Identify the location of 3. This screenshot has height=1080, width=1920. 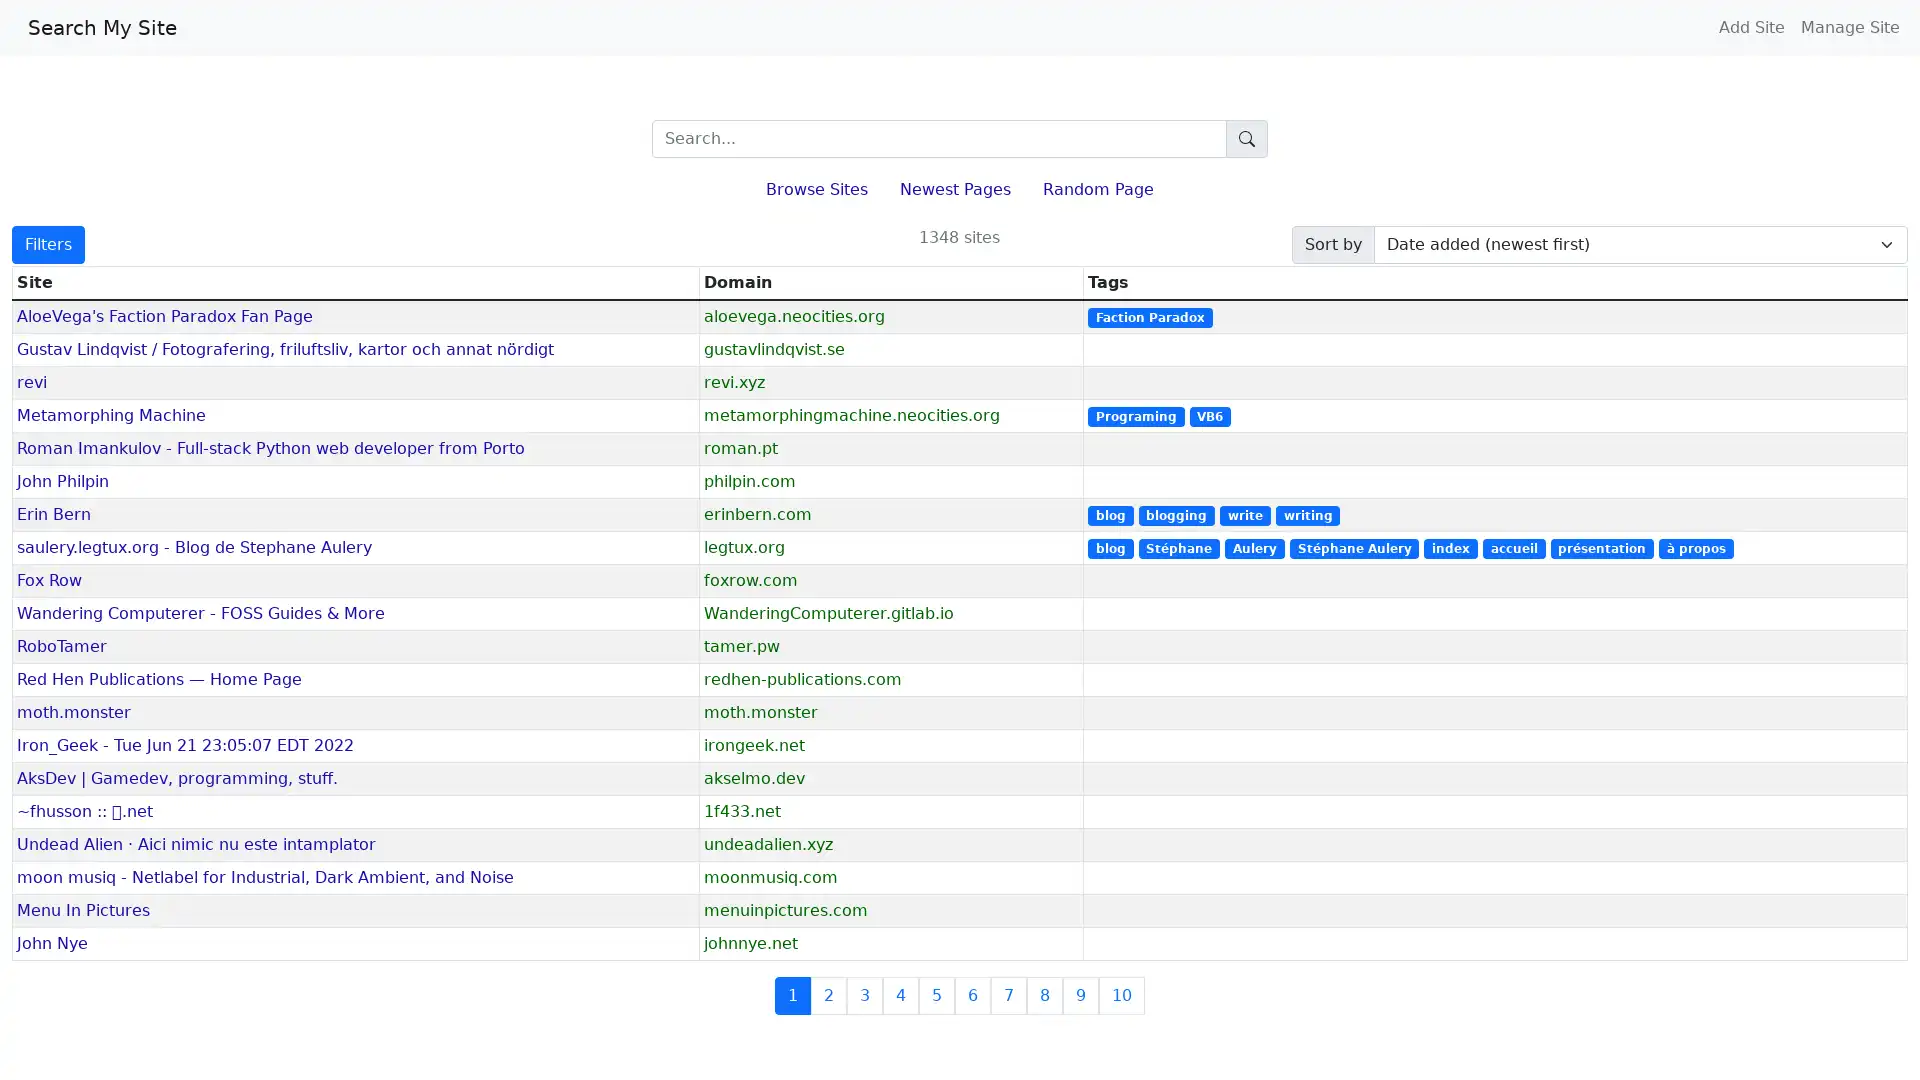
(864, 995).